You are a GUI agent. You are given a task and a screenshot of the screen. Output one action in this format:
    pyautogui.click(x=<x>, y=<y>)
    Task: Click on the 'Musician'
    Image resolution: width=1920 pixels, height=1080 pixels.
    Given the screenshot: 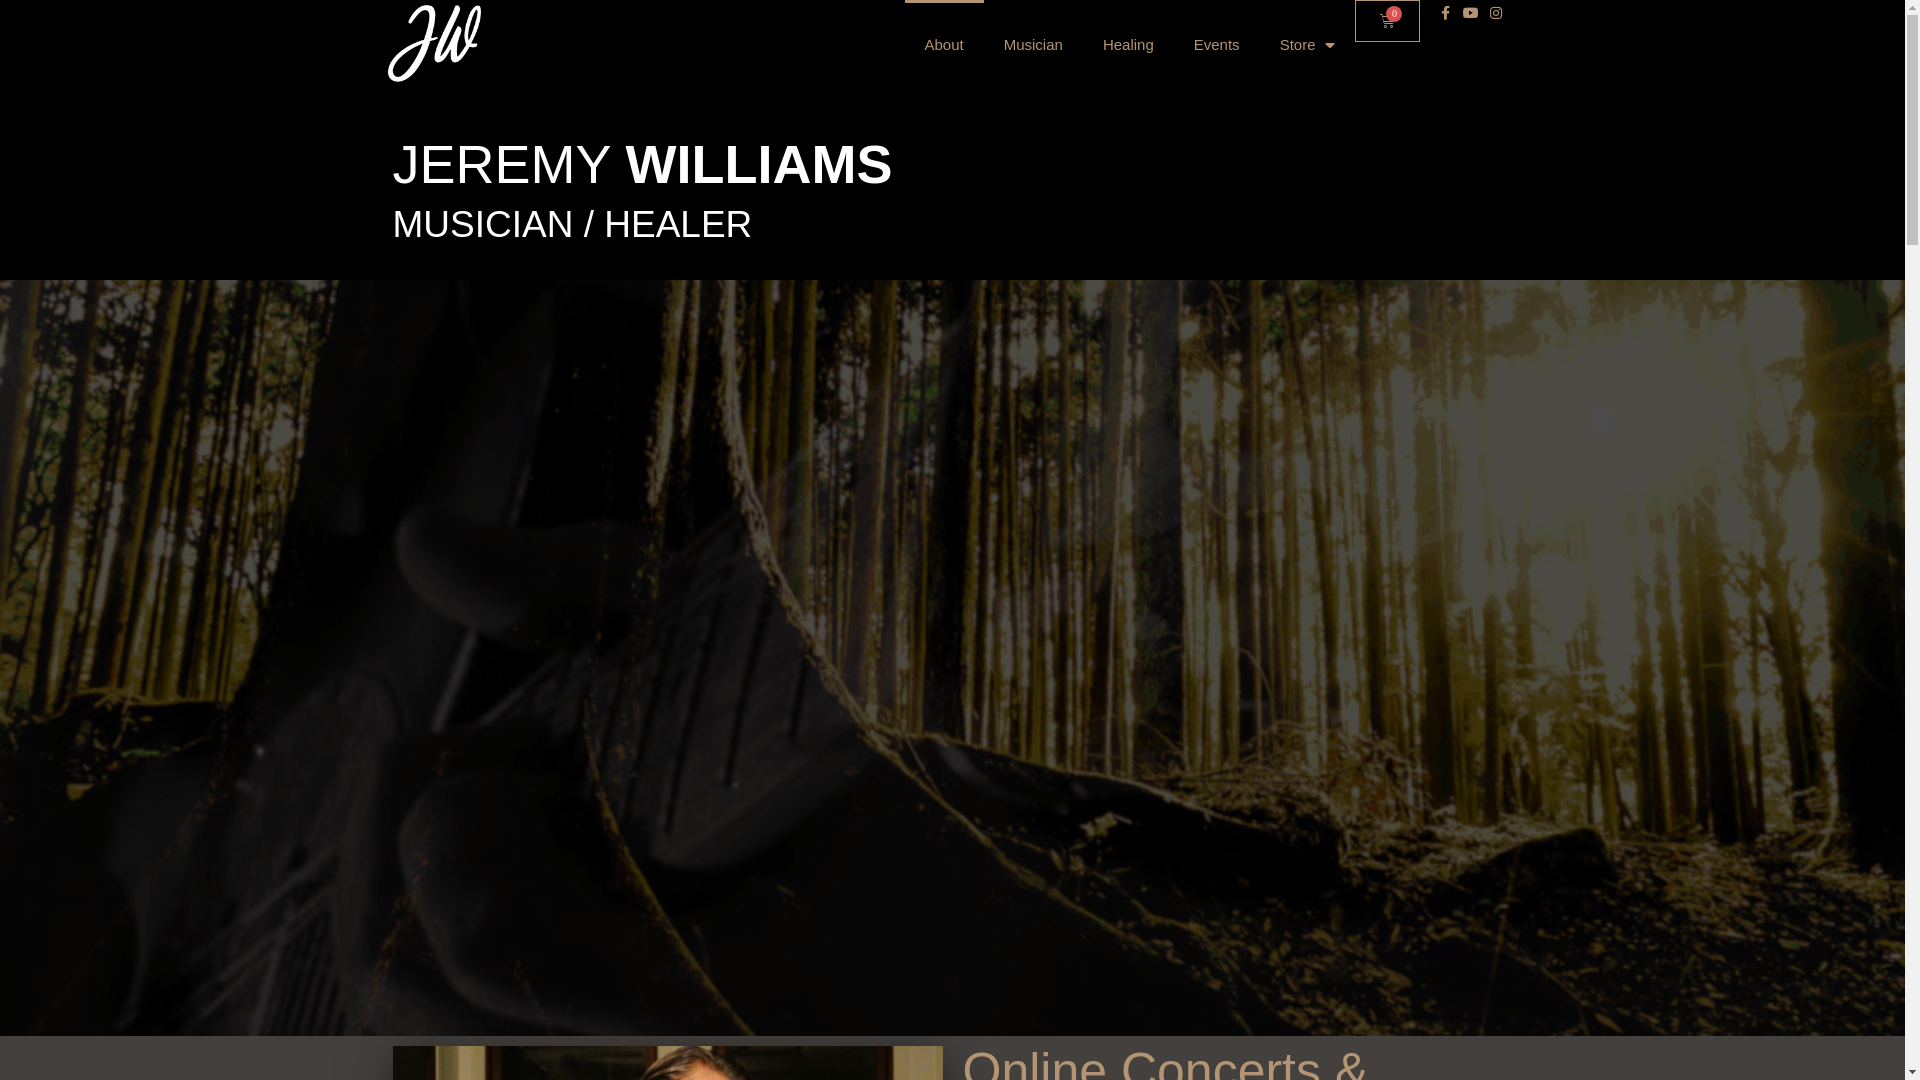 What is the action you would take?
    pyautogui.click(x=983, y=45)
    